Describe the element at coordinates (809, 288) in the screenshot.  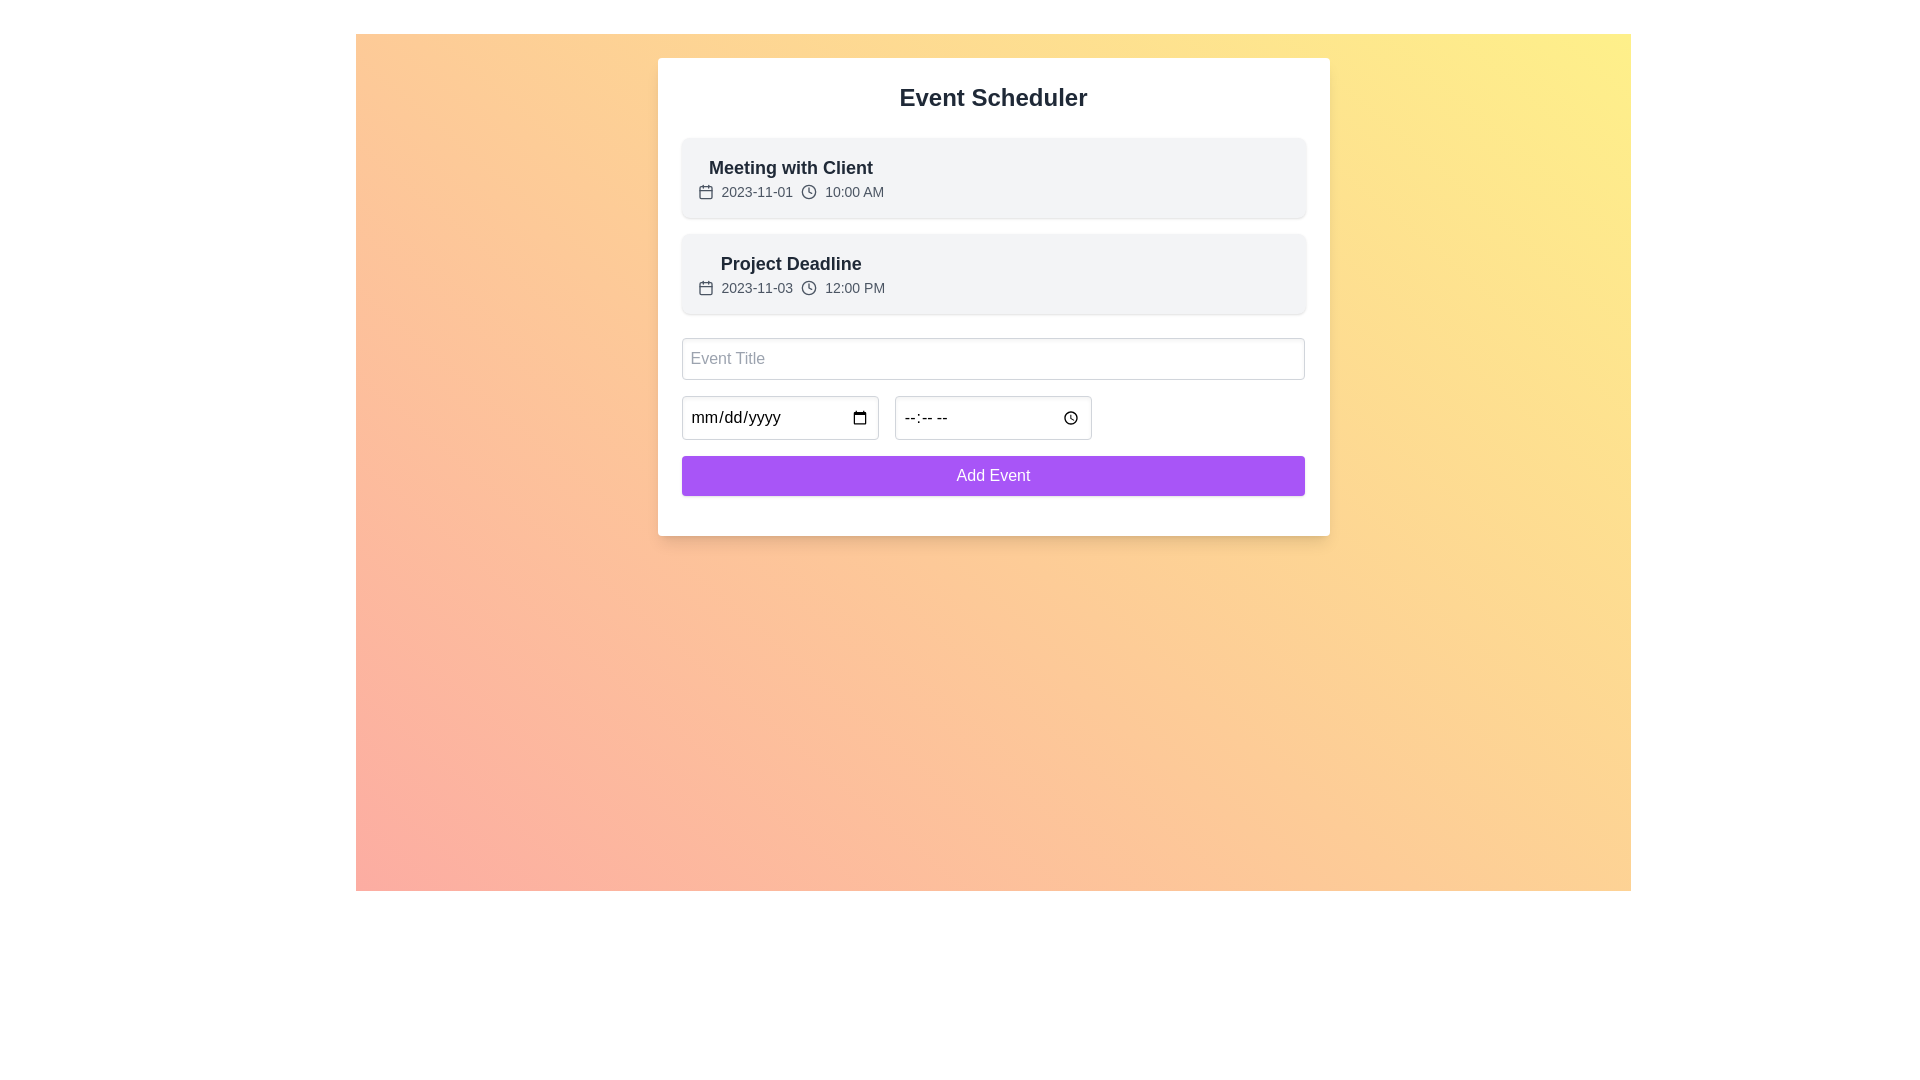
I see `the small circular clock icon located next to the time text '12:00 PM' in the second row of the event entries` at that location.